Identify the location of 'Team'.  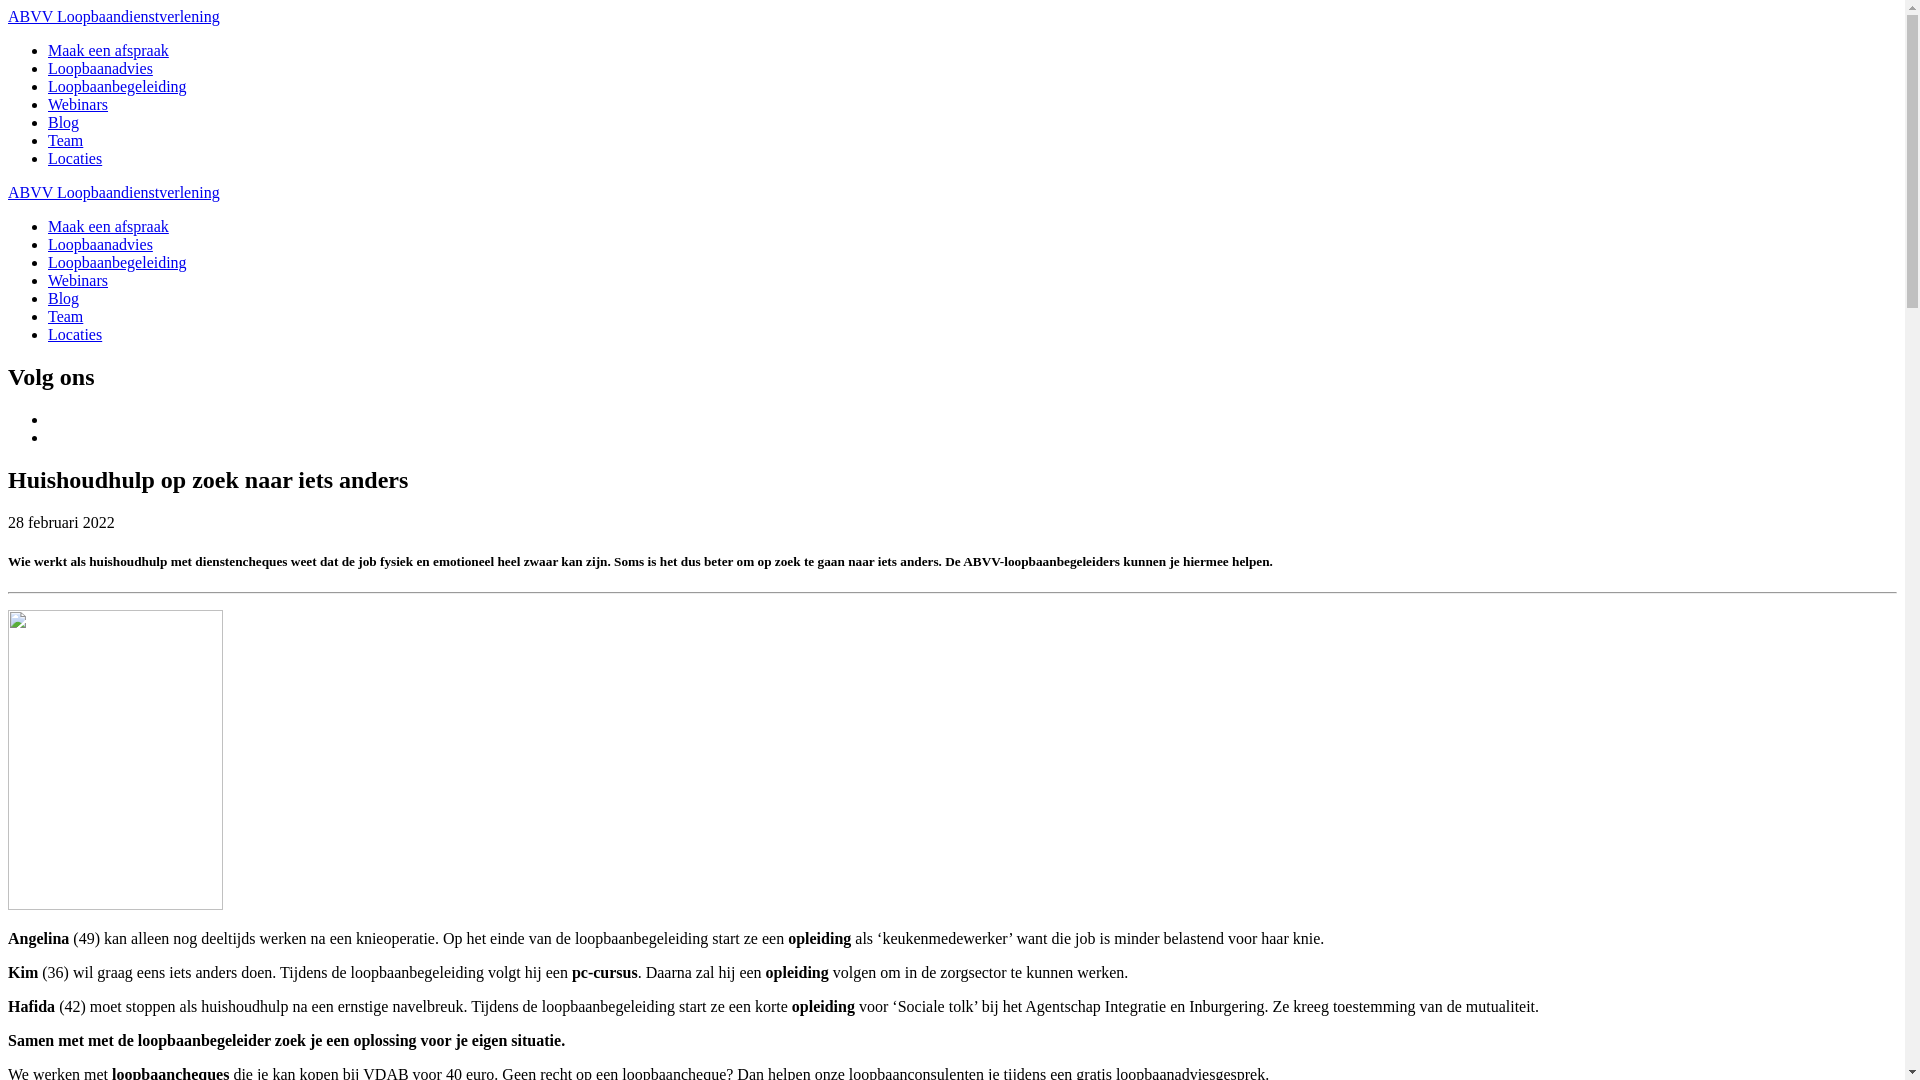
(65, 139).